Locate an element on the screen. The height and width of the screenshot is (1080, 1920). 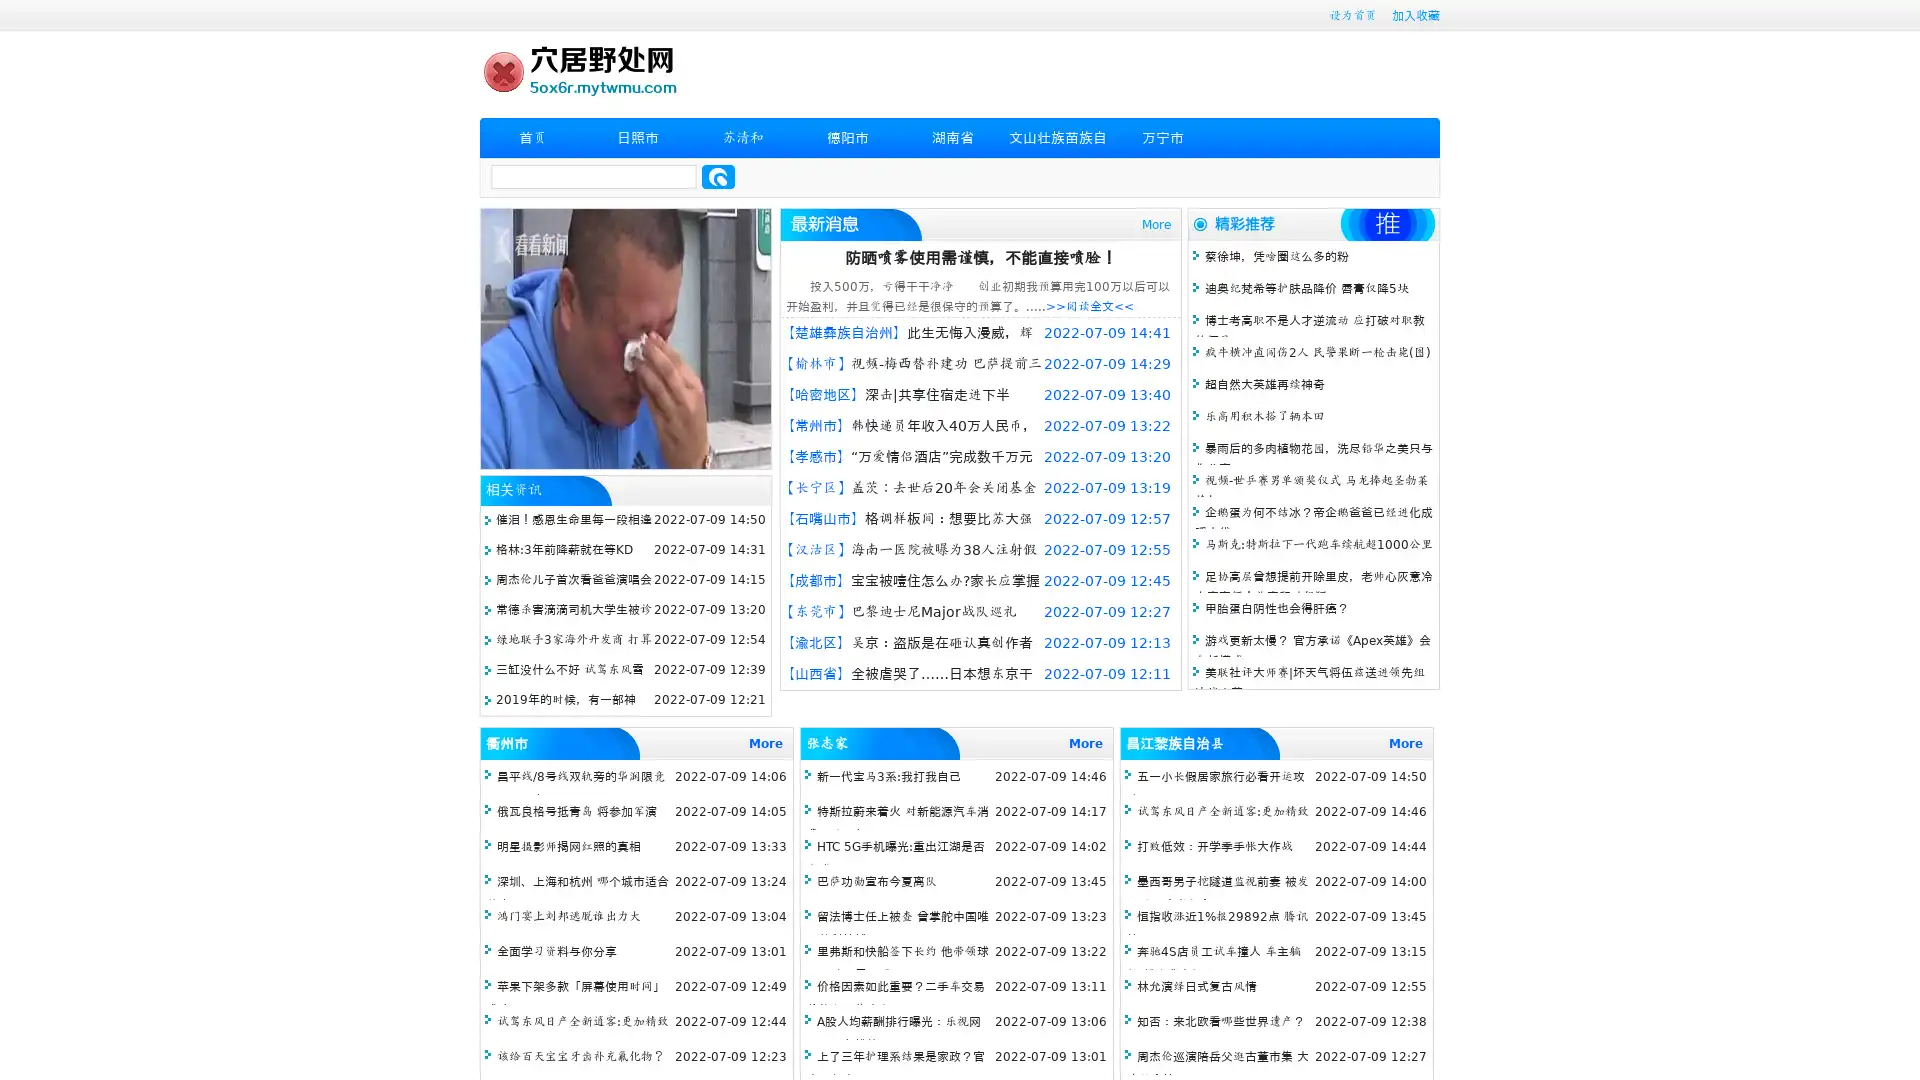
Search is located at coordinates (718, 176).